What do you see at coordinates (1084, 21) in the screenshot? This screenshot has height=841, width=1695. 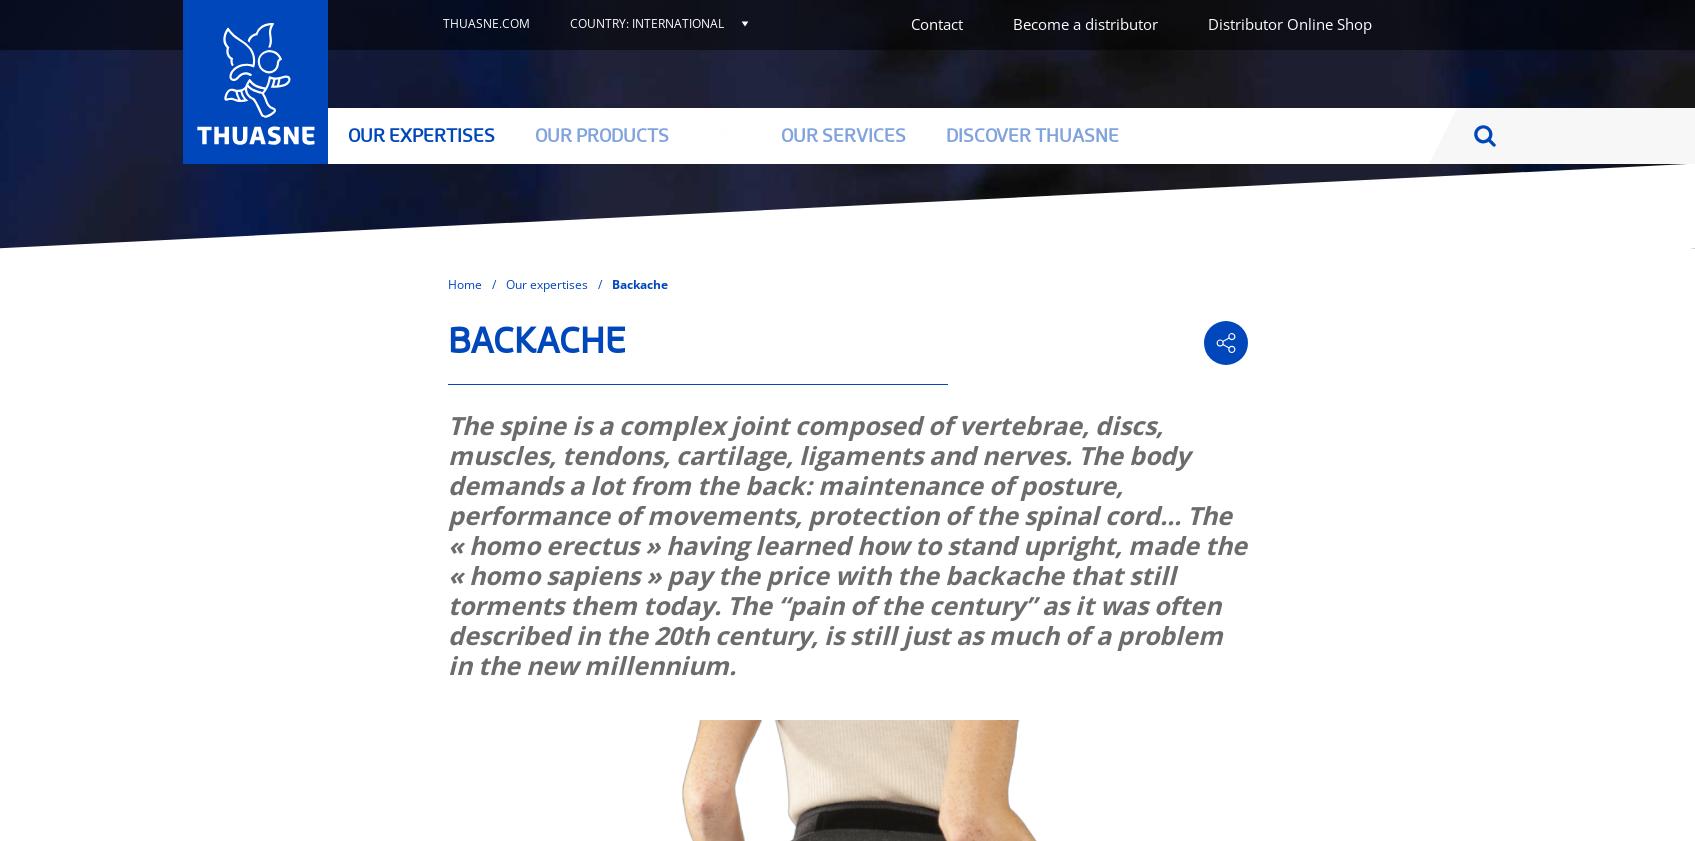 I see `'Become a distributor'` at bounding box center [1084, 21].